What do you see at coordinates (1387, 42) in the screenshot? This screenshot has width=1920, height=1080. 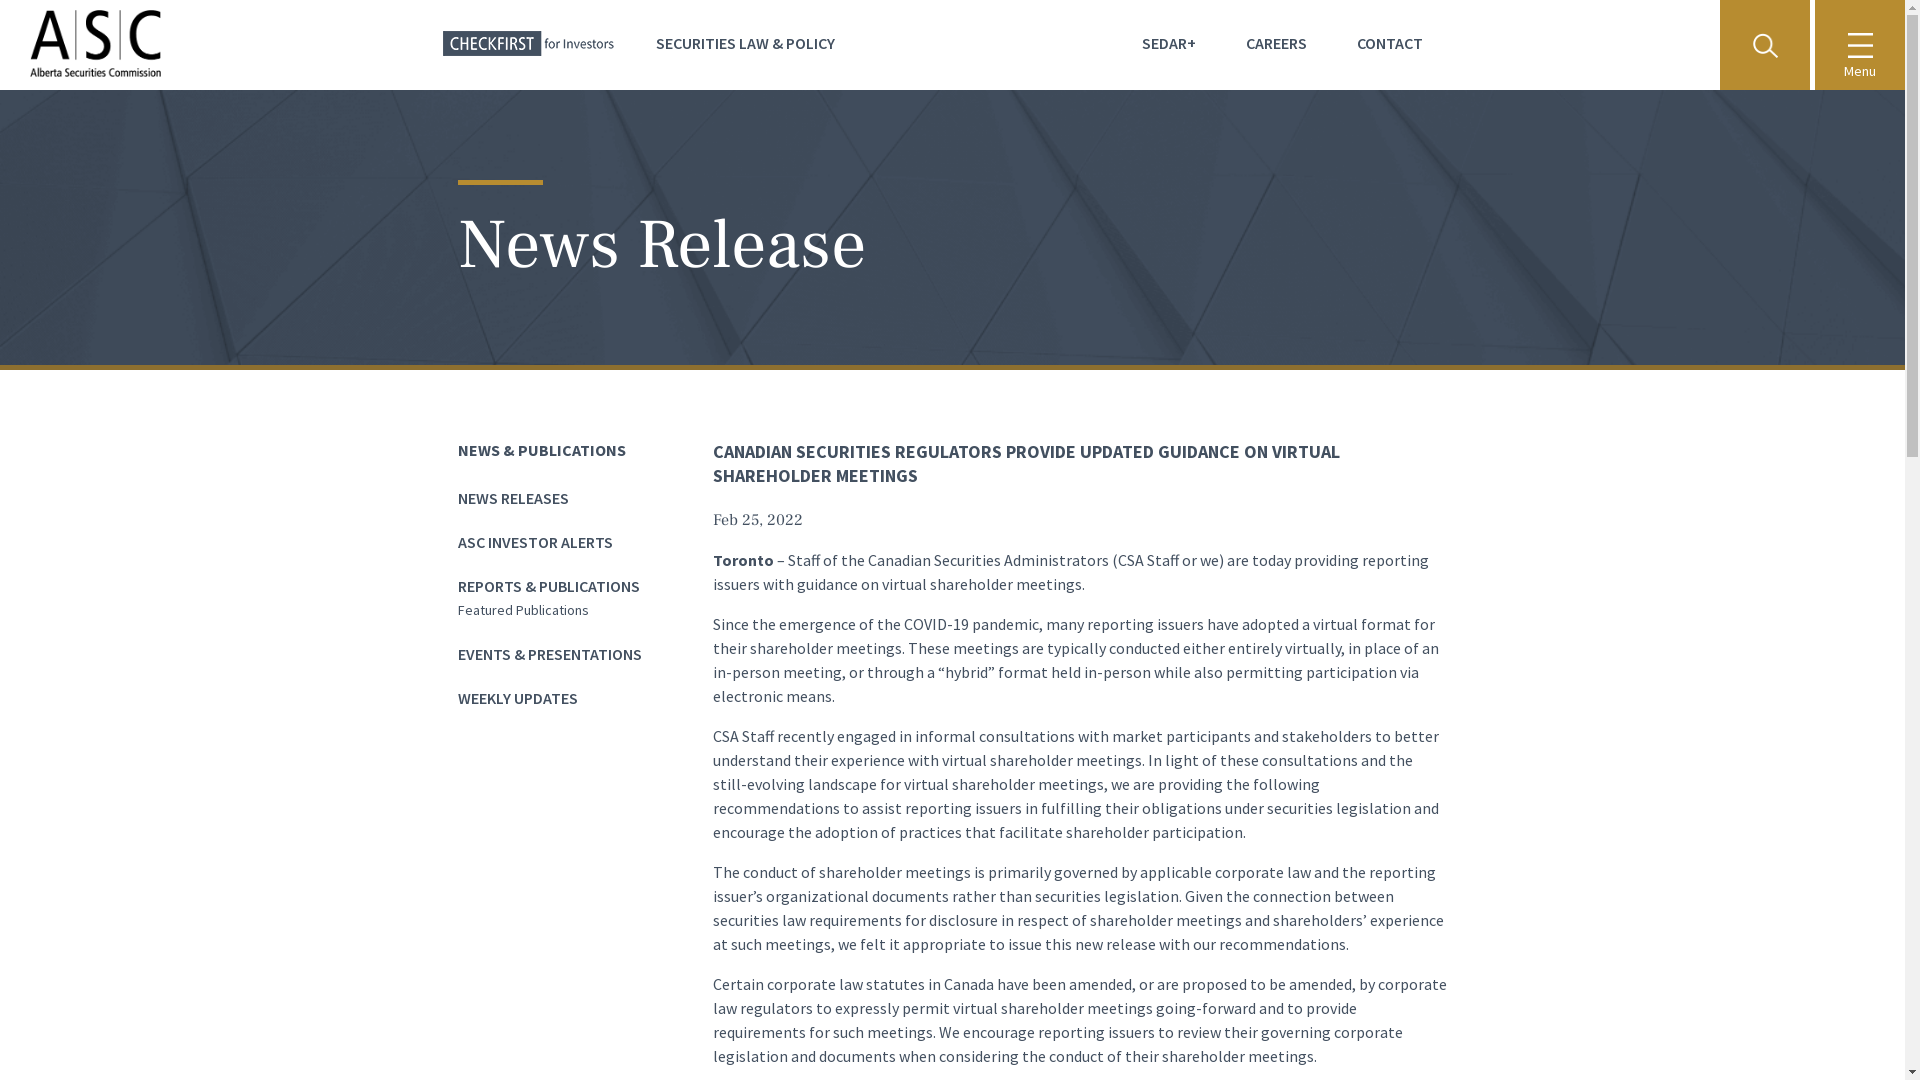 I see `'CONTACT'` at bounding box center [1387, 42].